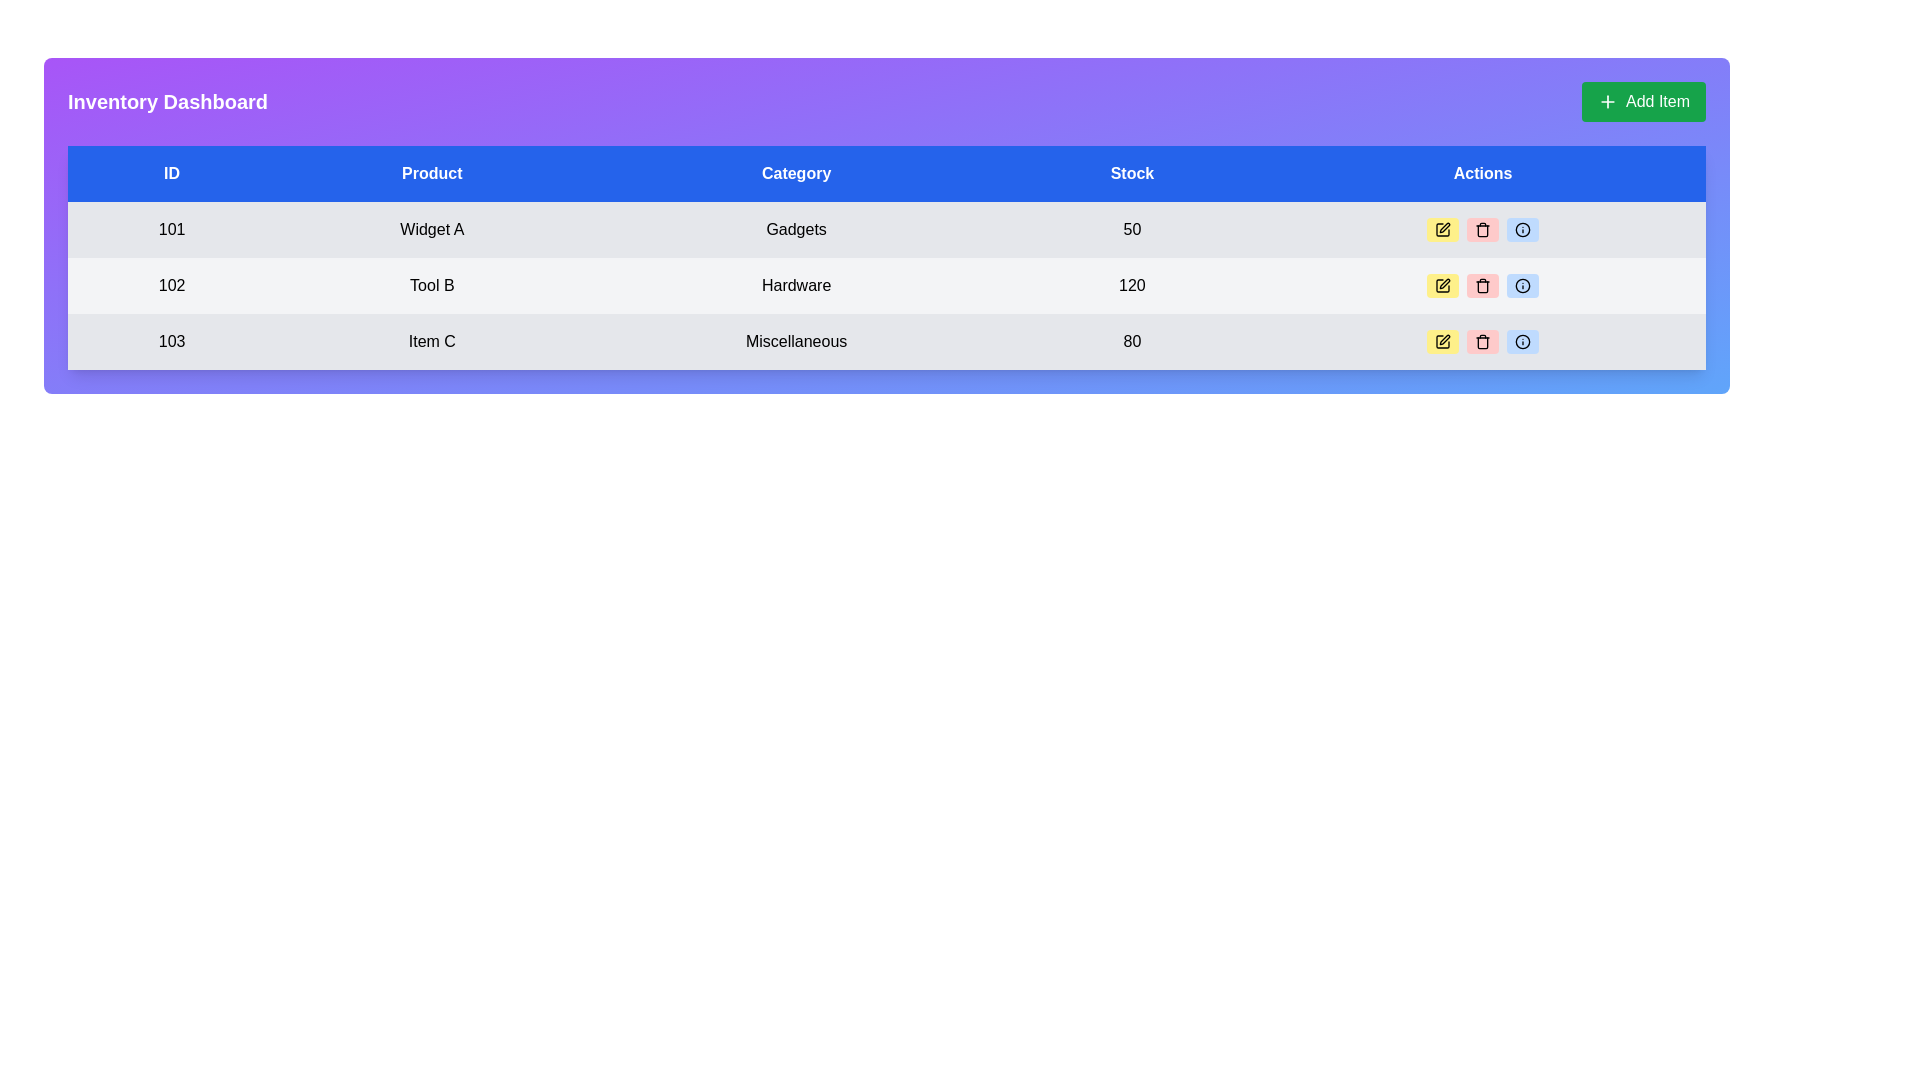  What do you see at coordinates (172, 172) in the screenshot?
I see `the Table Header Cell with a blue background and white text reading 'ID', which is the first column header in the table` at bounding box center [172, 172].